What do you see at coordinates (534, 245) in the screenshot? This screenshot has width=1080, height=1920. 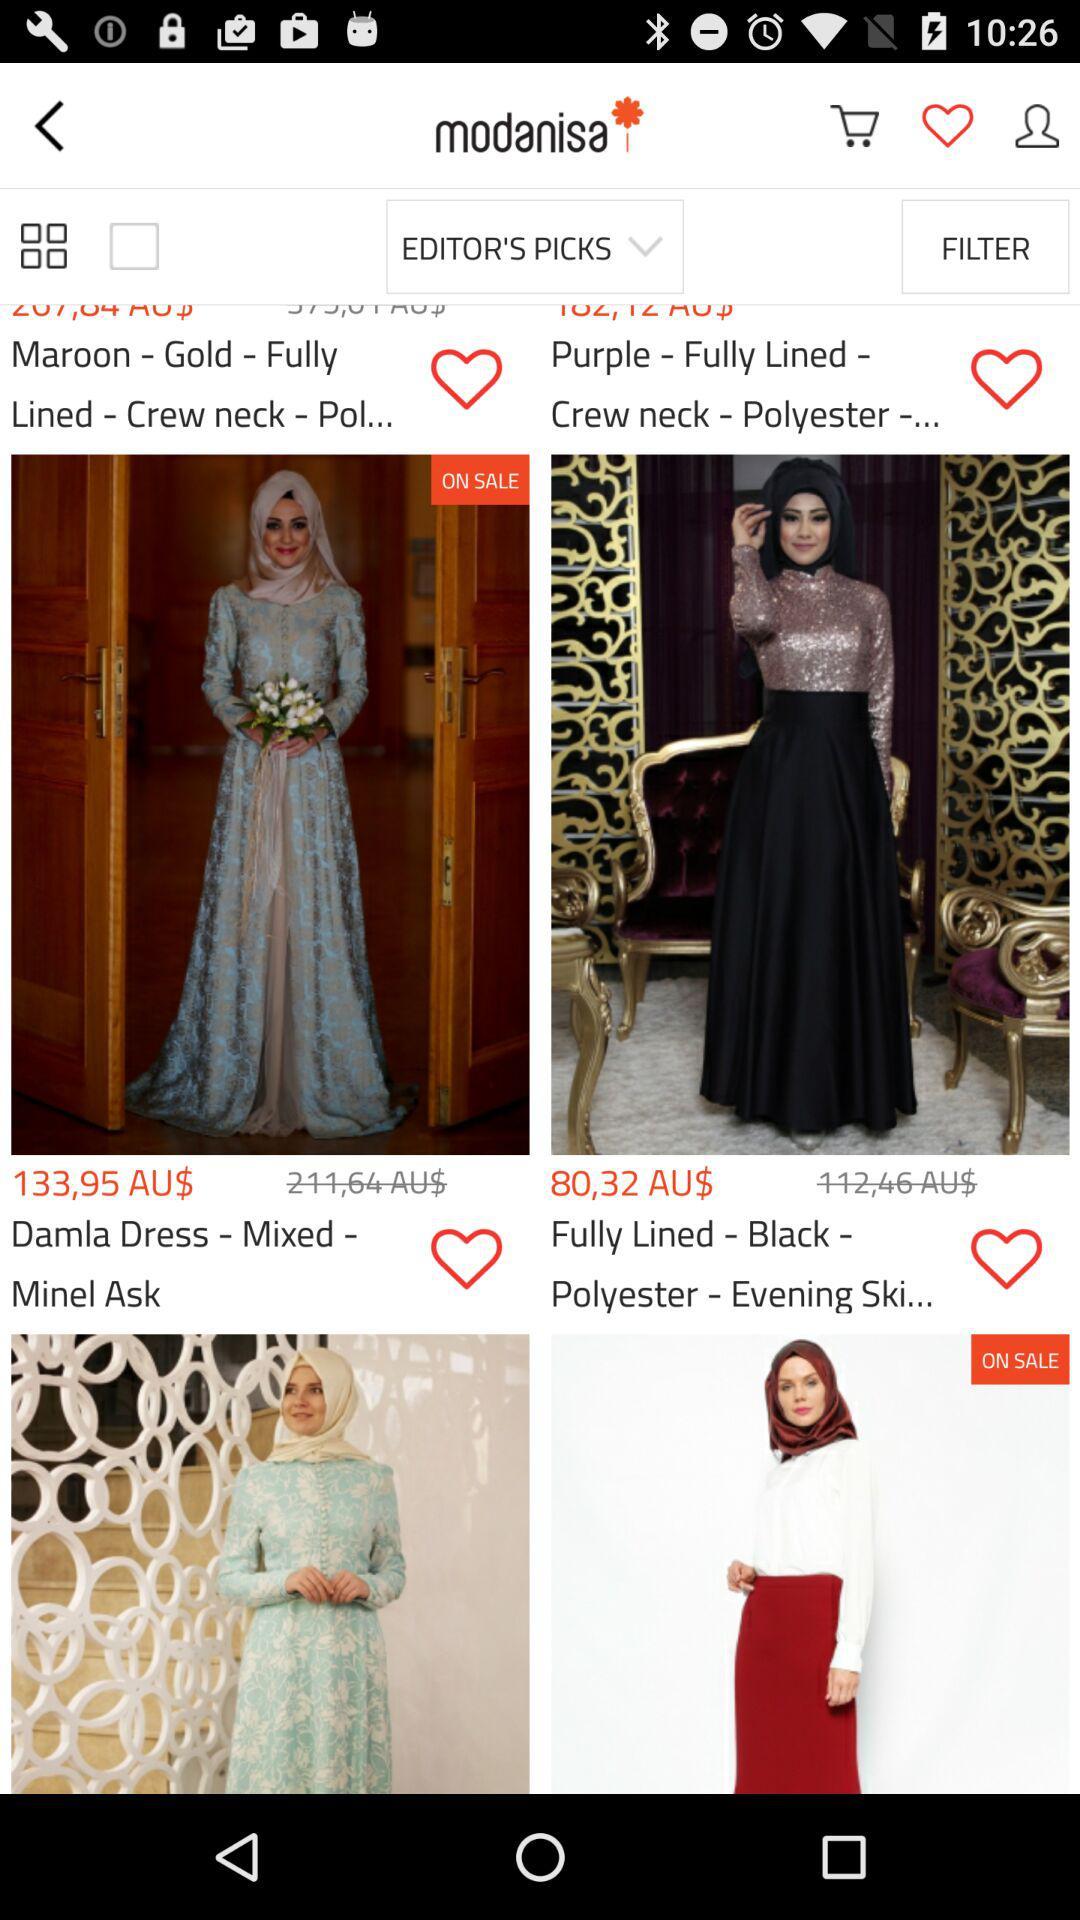 I see `editor's picks` at bounding box center [534, 245].